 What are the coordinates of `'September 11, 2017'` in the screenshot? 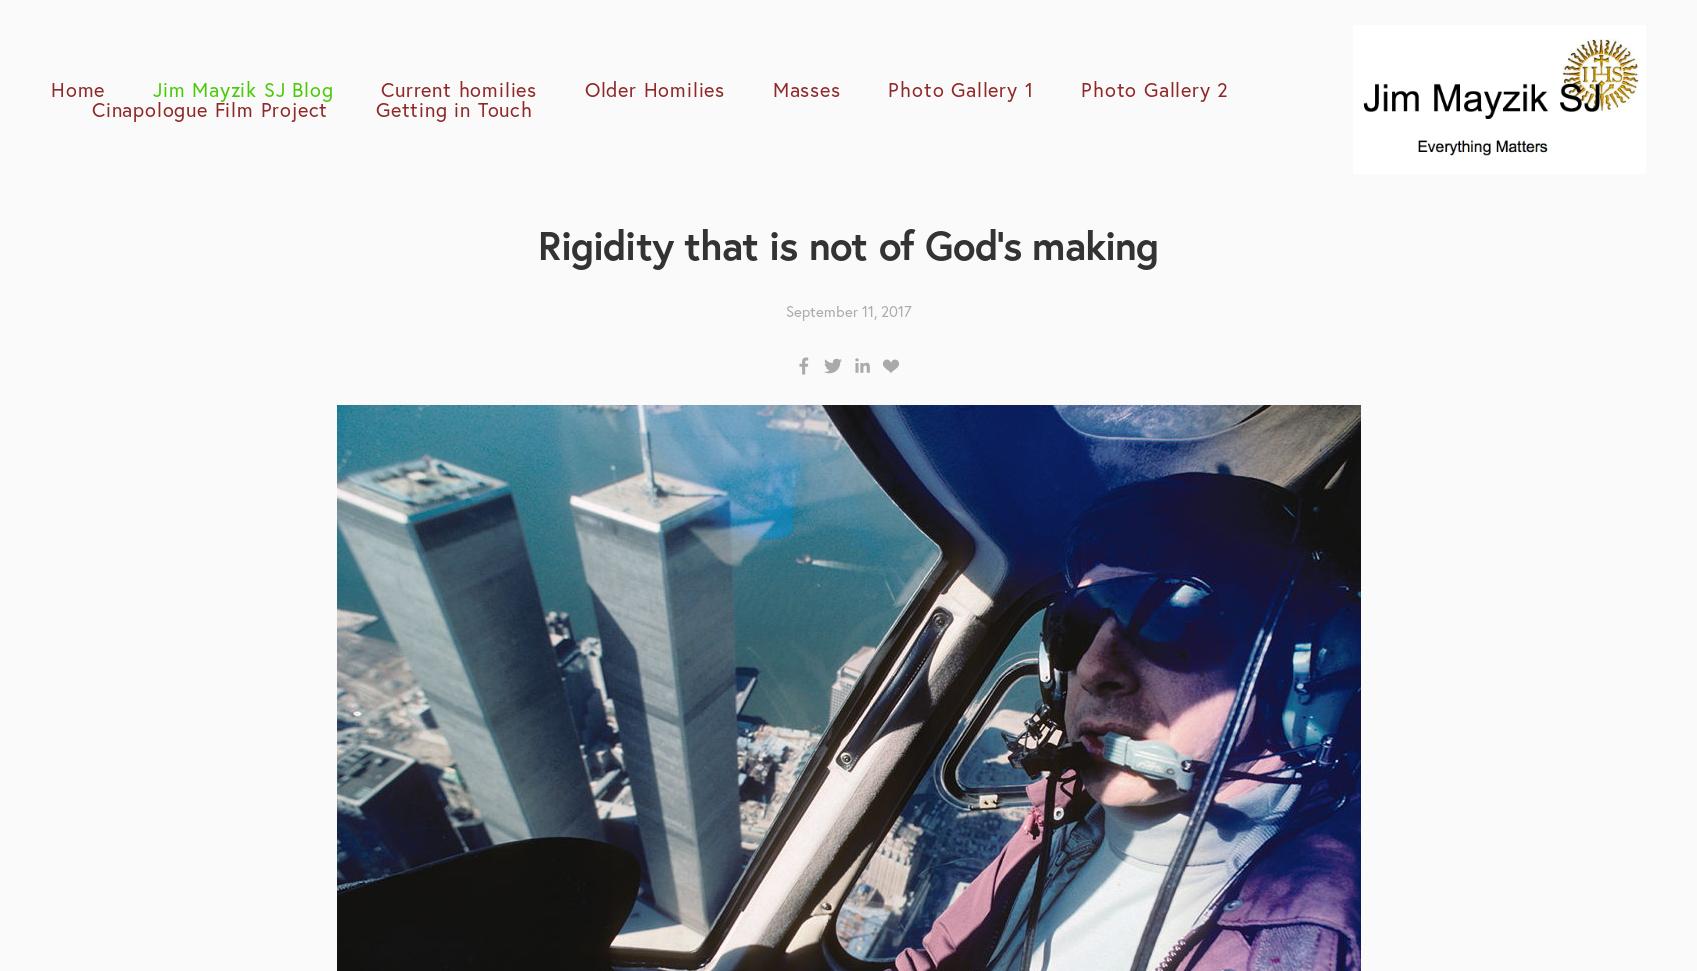 It's located at (847, 309).